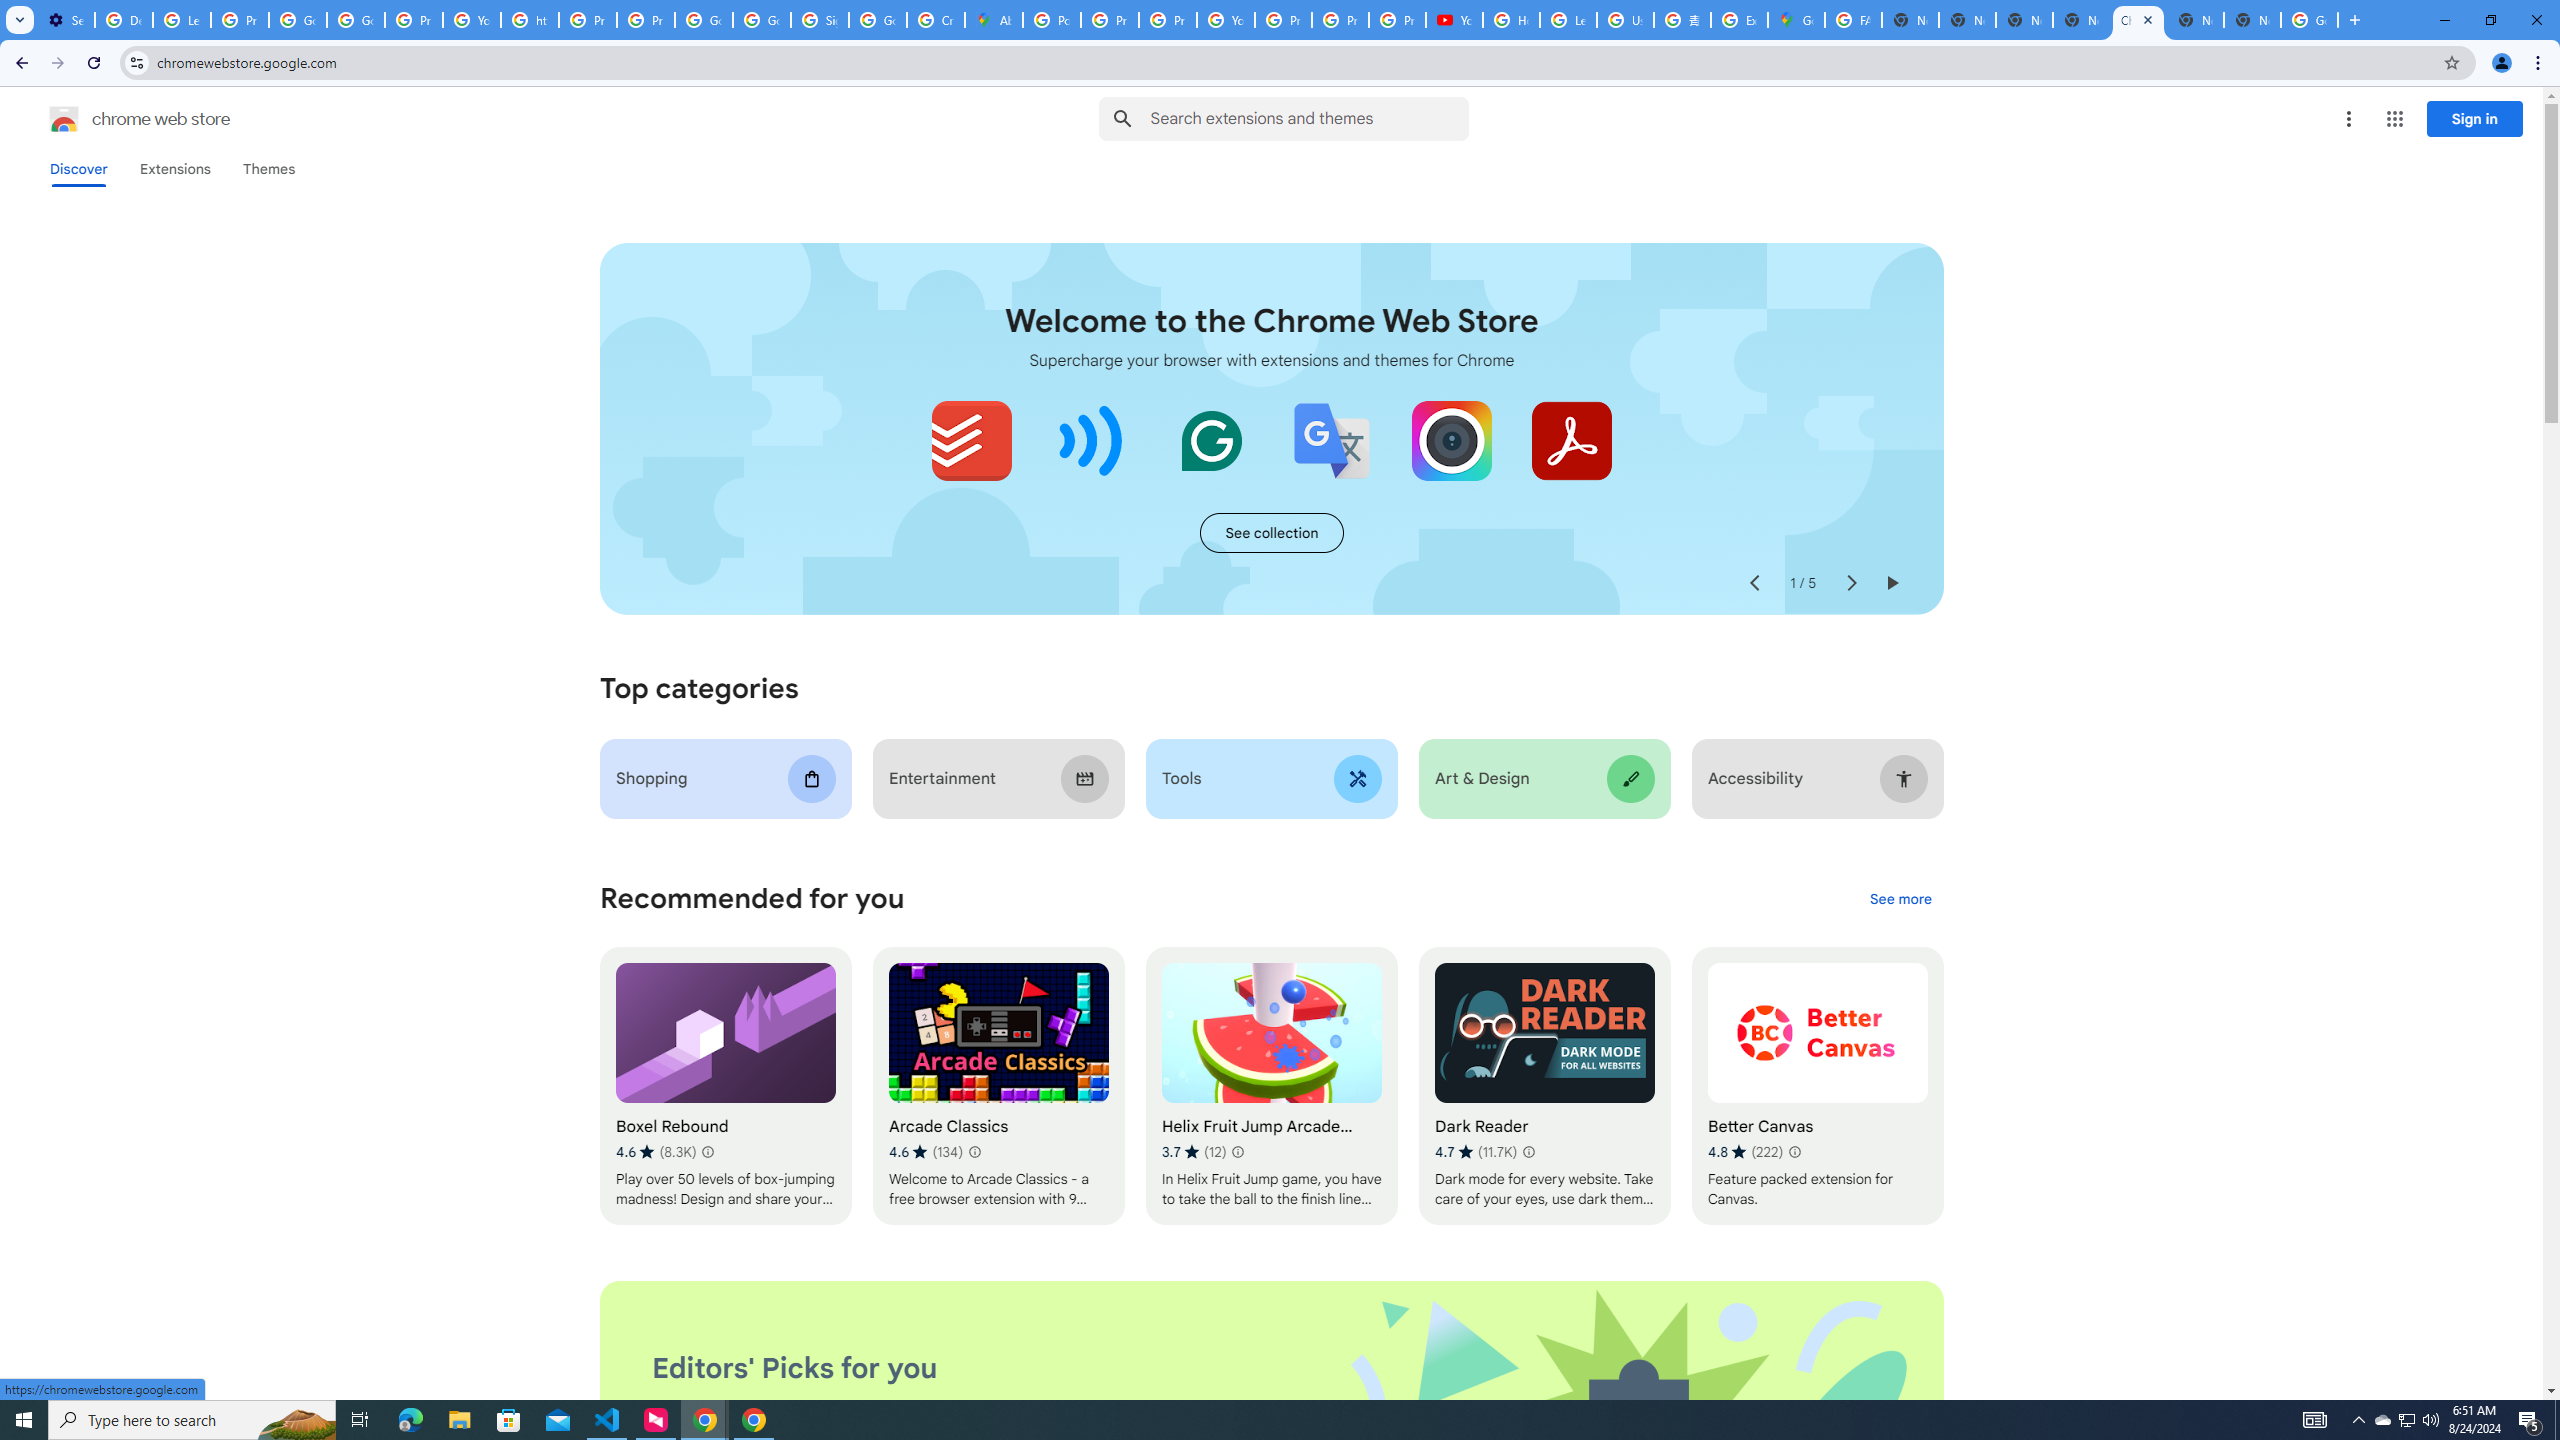 The height and width of the screenshot is (1440, 2560). Describe the element at coordinates (998, 778) in the screenshot. I see `'Entertainment'` at that location.